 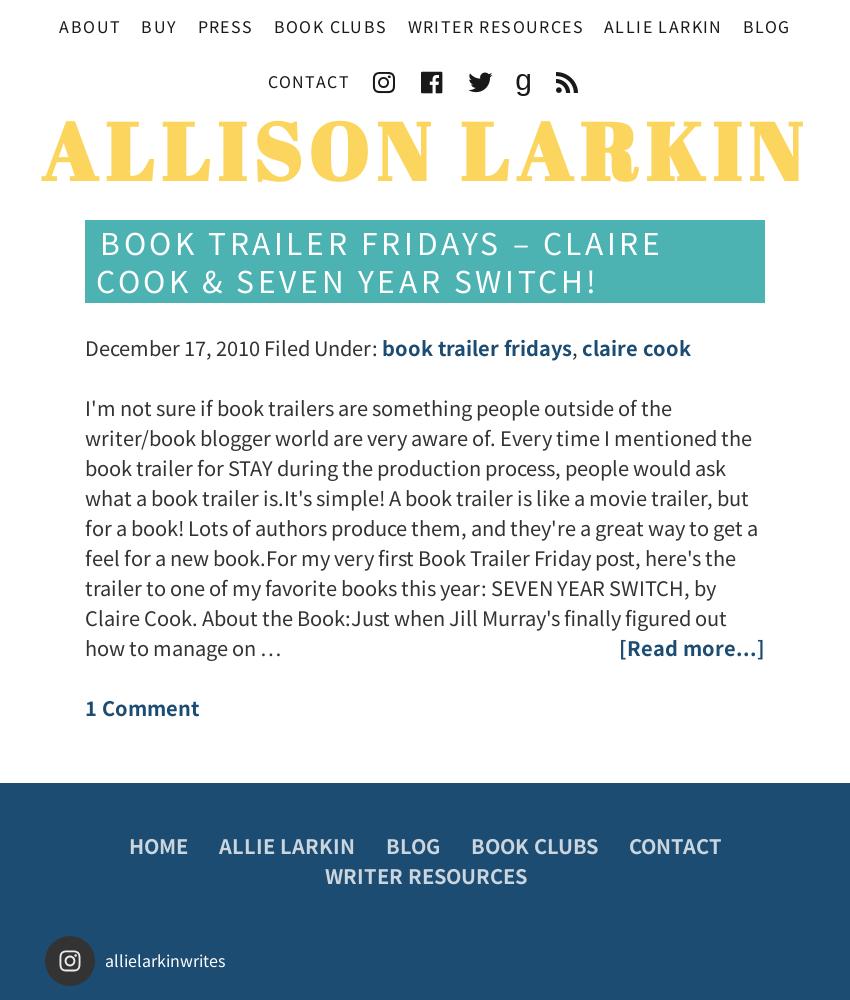 What do you see at coordinates (89, 26) in the screenshot?
I see `'About'` at bounding box center [89, 26].